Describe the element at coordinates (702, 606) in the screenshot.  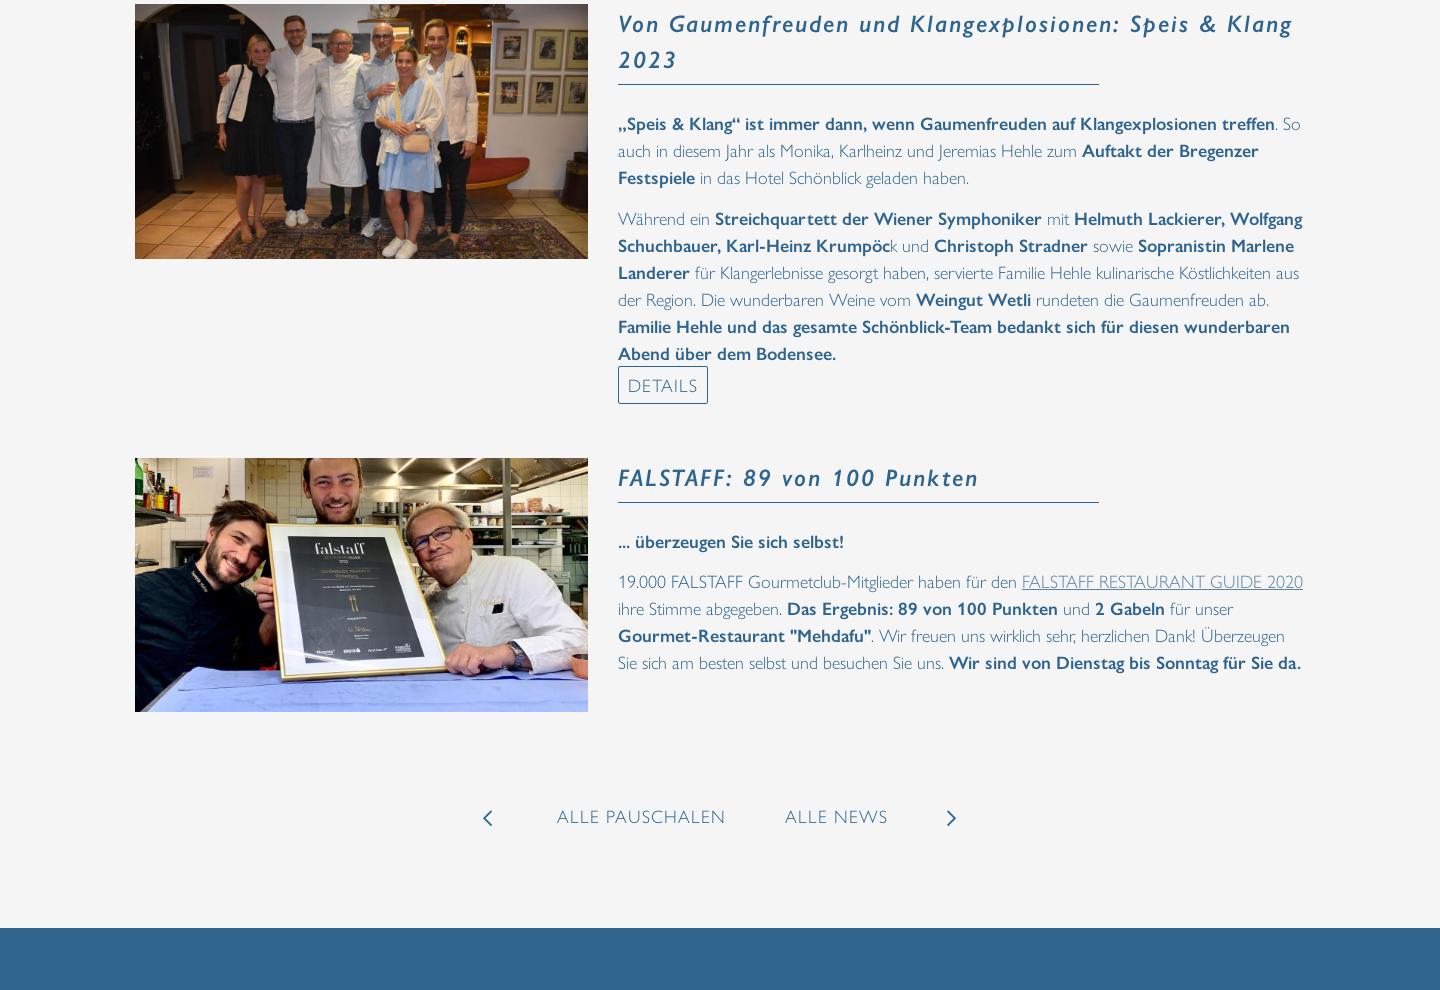
I see `'ihre Stimme abgegeben.'` at that location.